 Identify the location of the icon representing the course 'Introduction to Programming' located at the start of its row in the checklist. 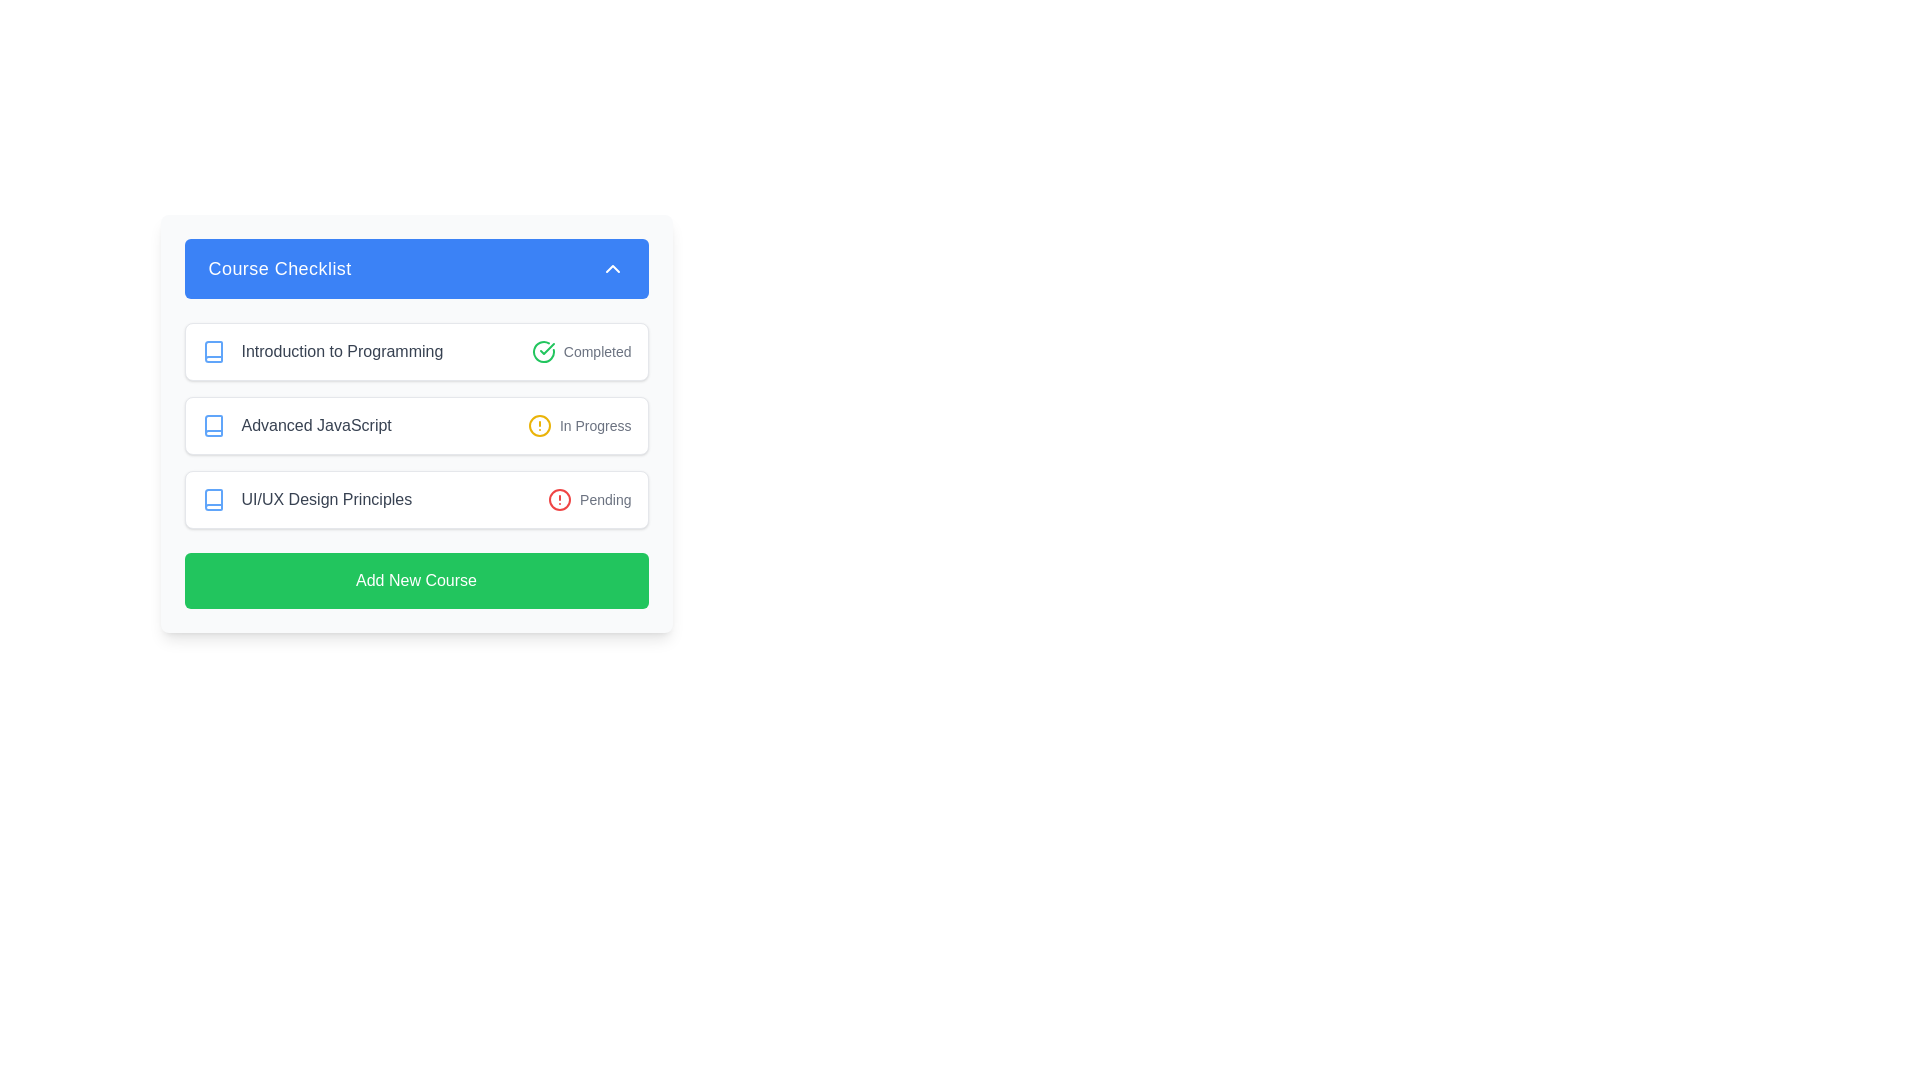
(213, 350).